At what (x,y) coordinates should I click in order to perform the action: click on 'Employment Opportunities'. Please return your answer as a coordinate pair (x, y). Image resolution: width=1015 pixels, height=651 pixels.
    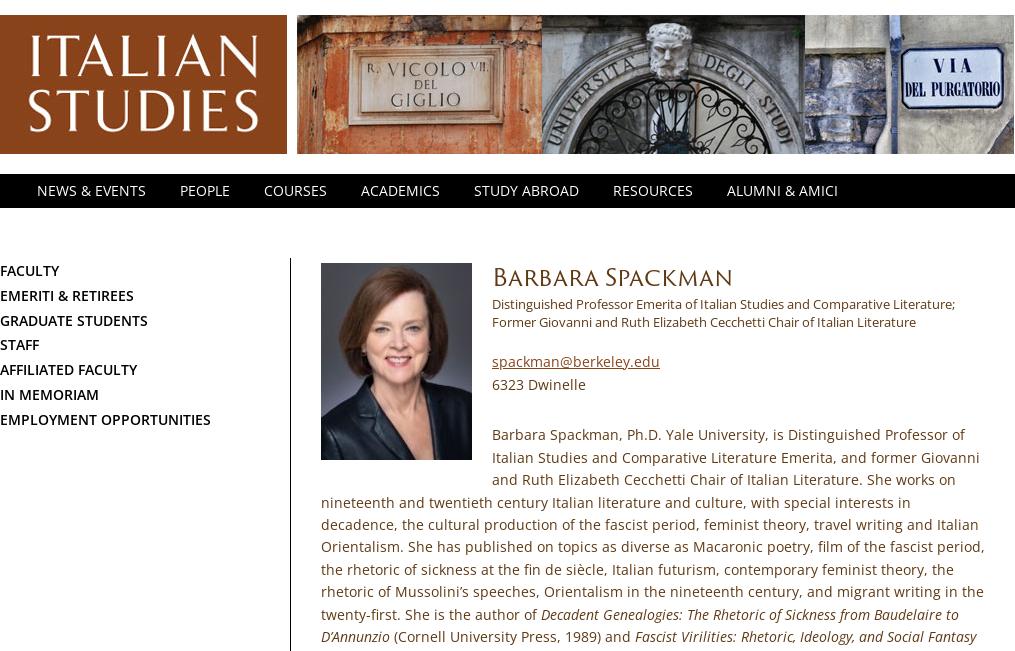
    Looking at the image, I should click on (0, 417).